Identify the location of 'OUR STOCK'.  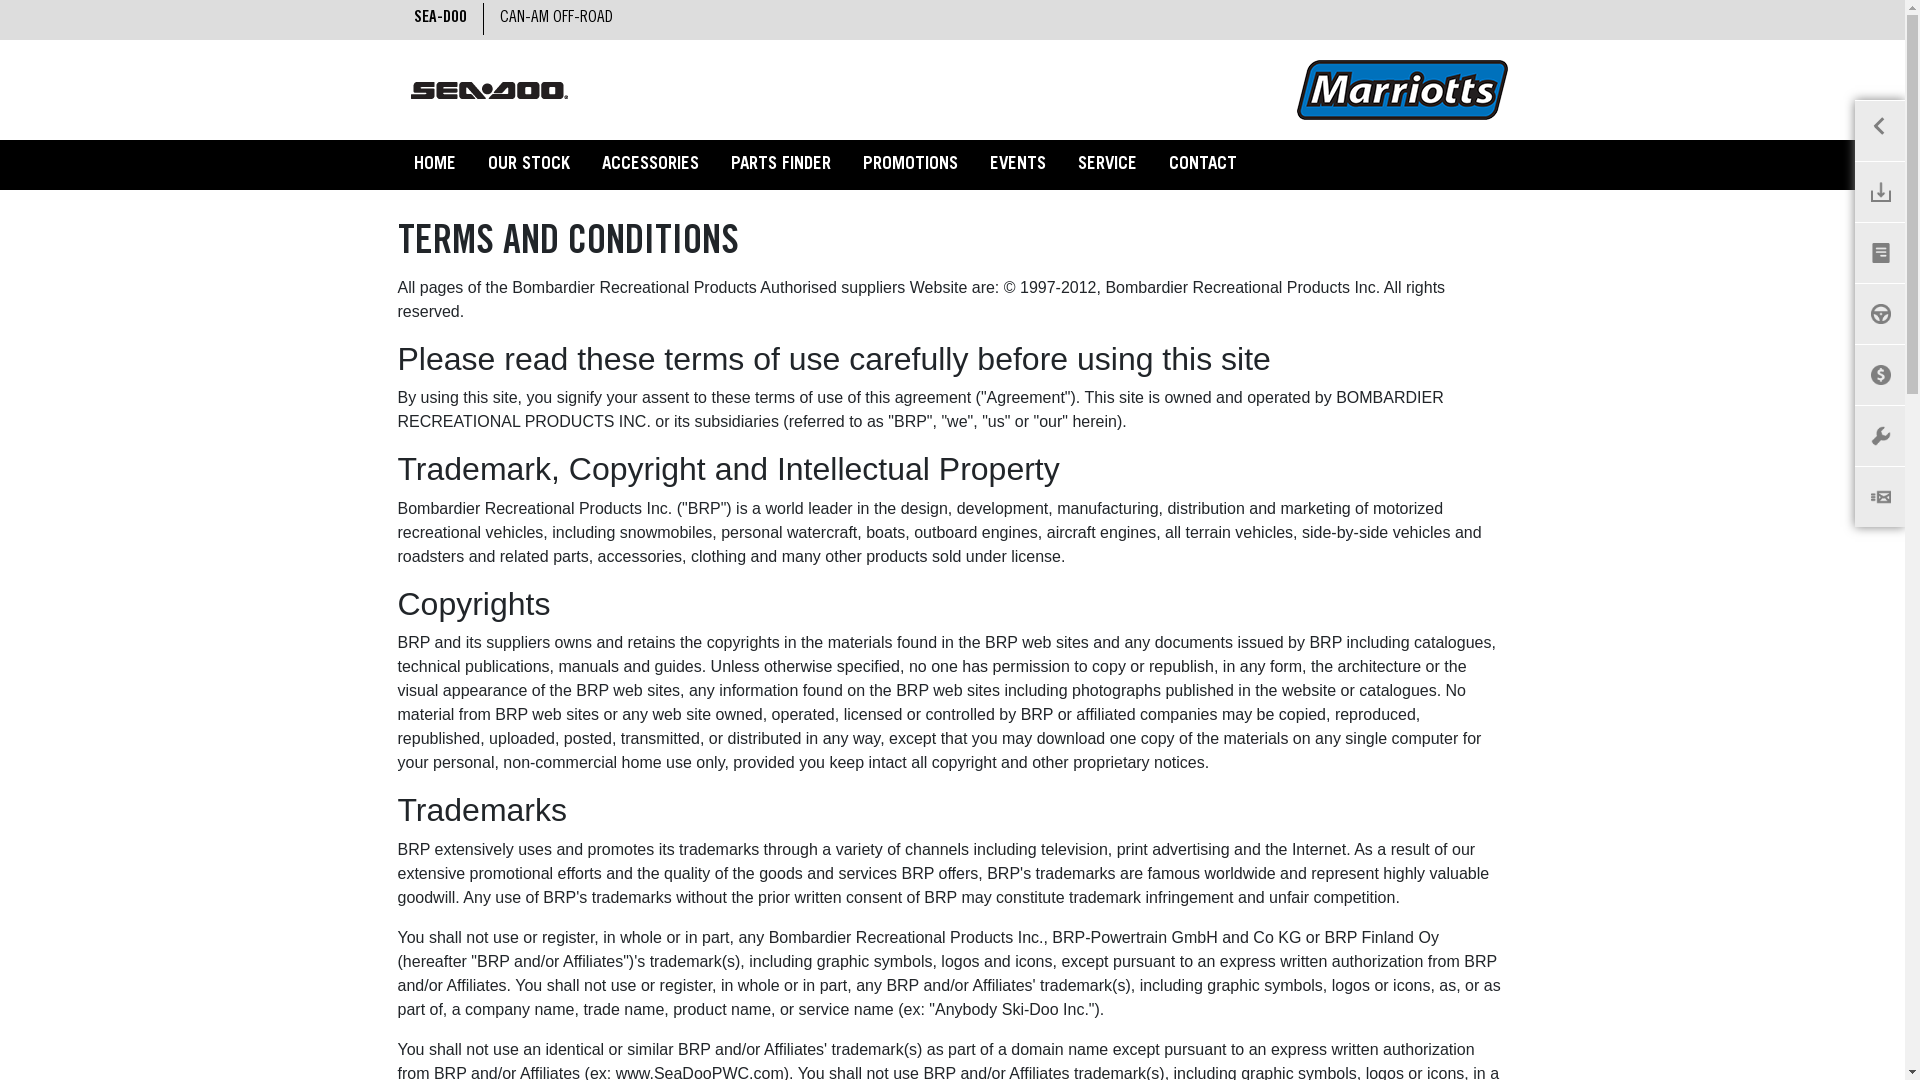
(528, 164).